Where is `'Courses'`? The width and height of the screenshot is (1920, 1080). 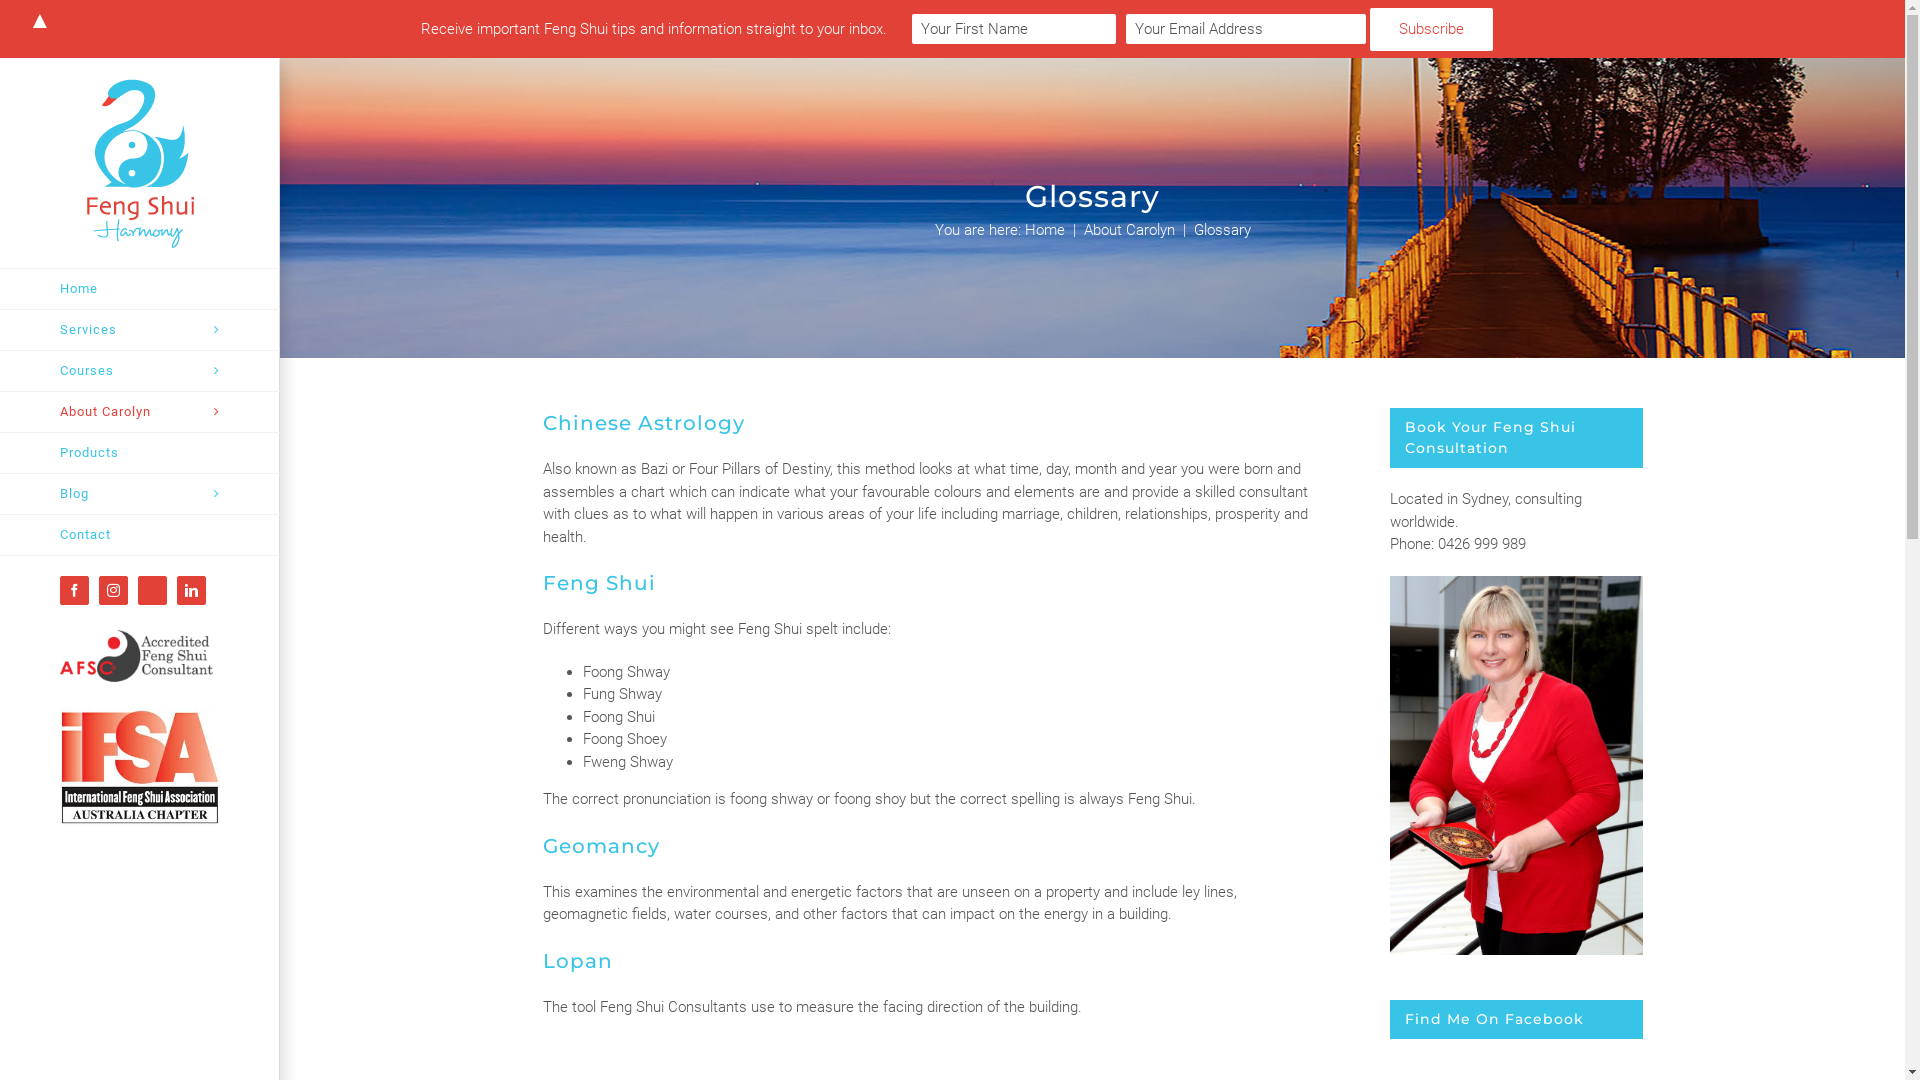 'Courses' is located at coordinates (138, 371).